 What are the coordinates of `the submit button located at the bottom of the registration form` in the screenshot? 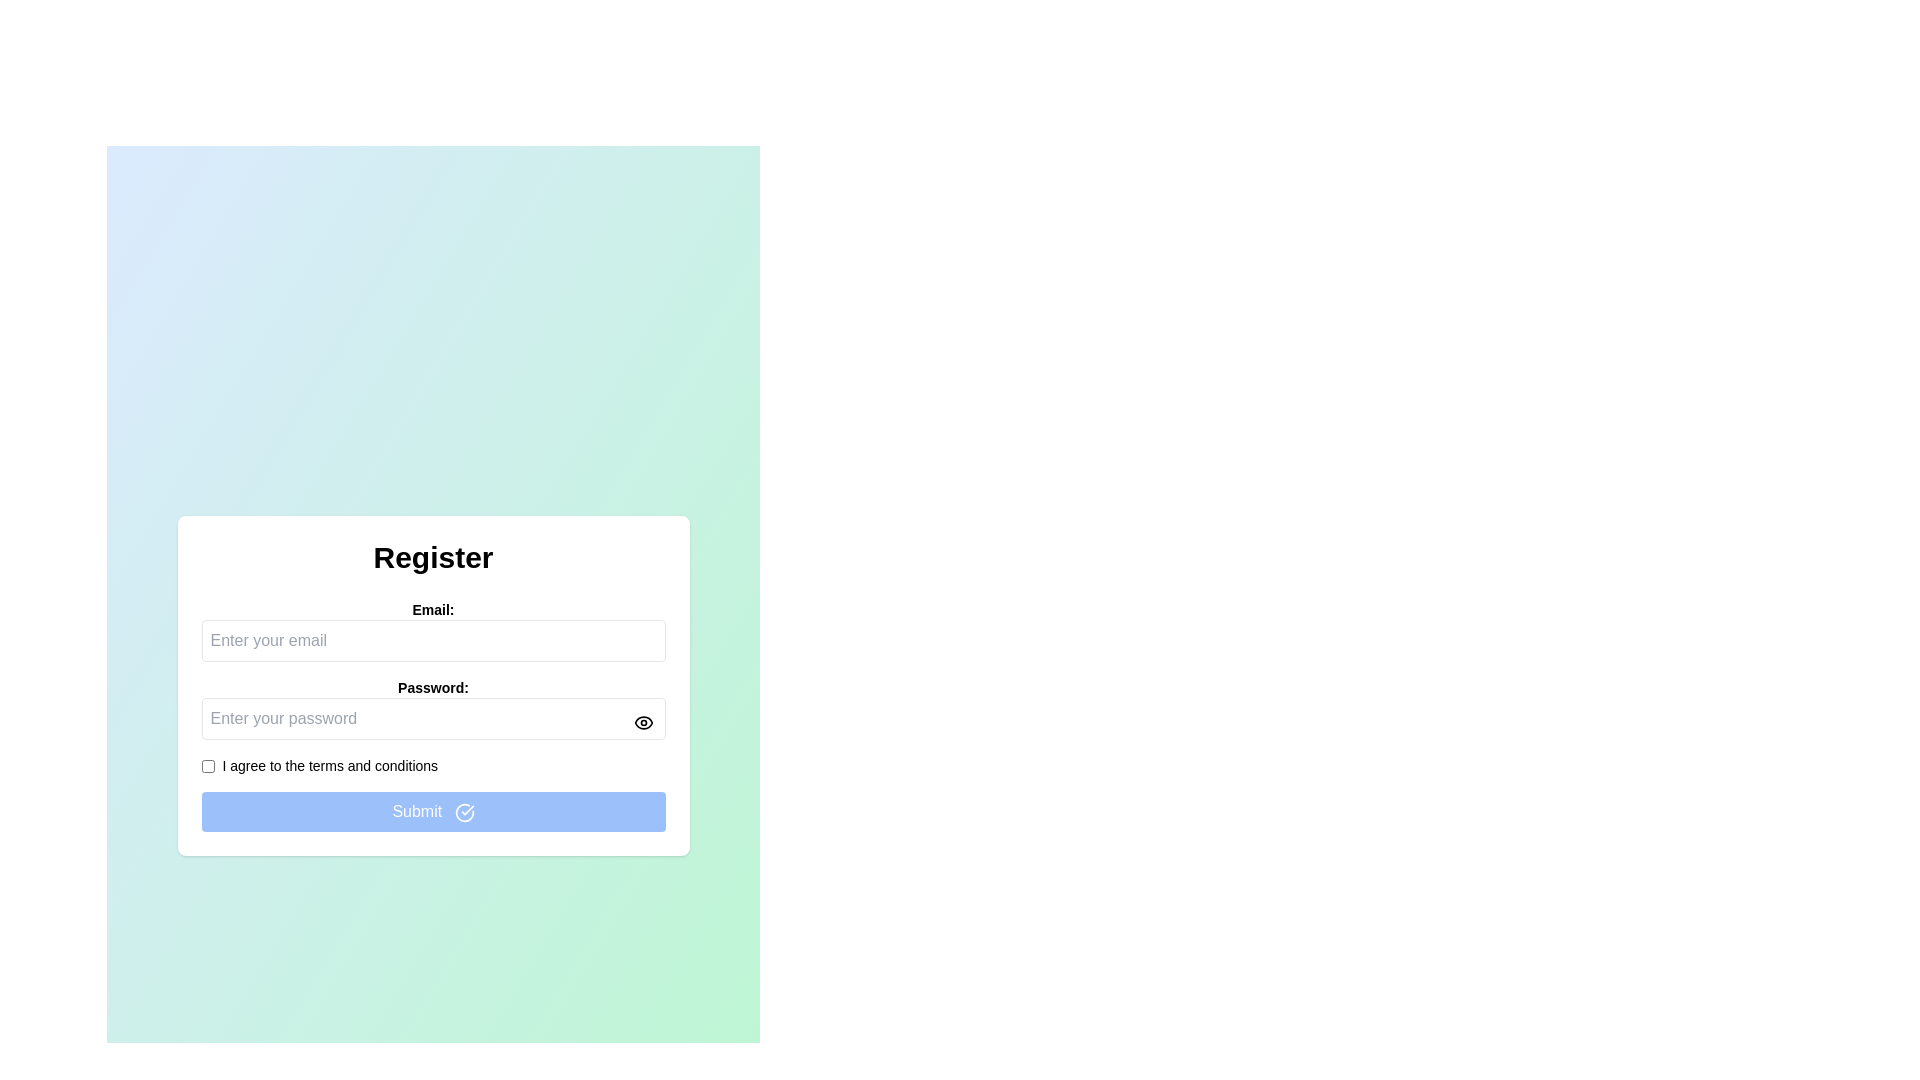 It's located at (432, 812).